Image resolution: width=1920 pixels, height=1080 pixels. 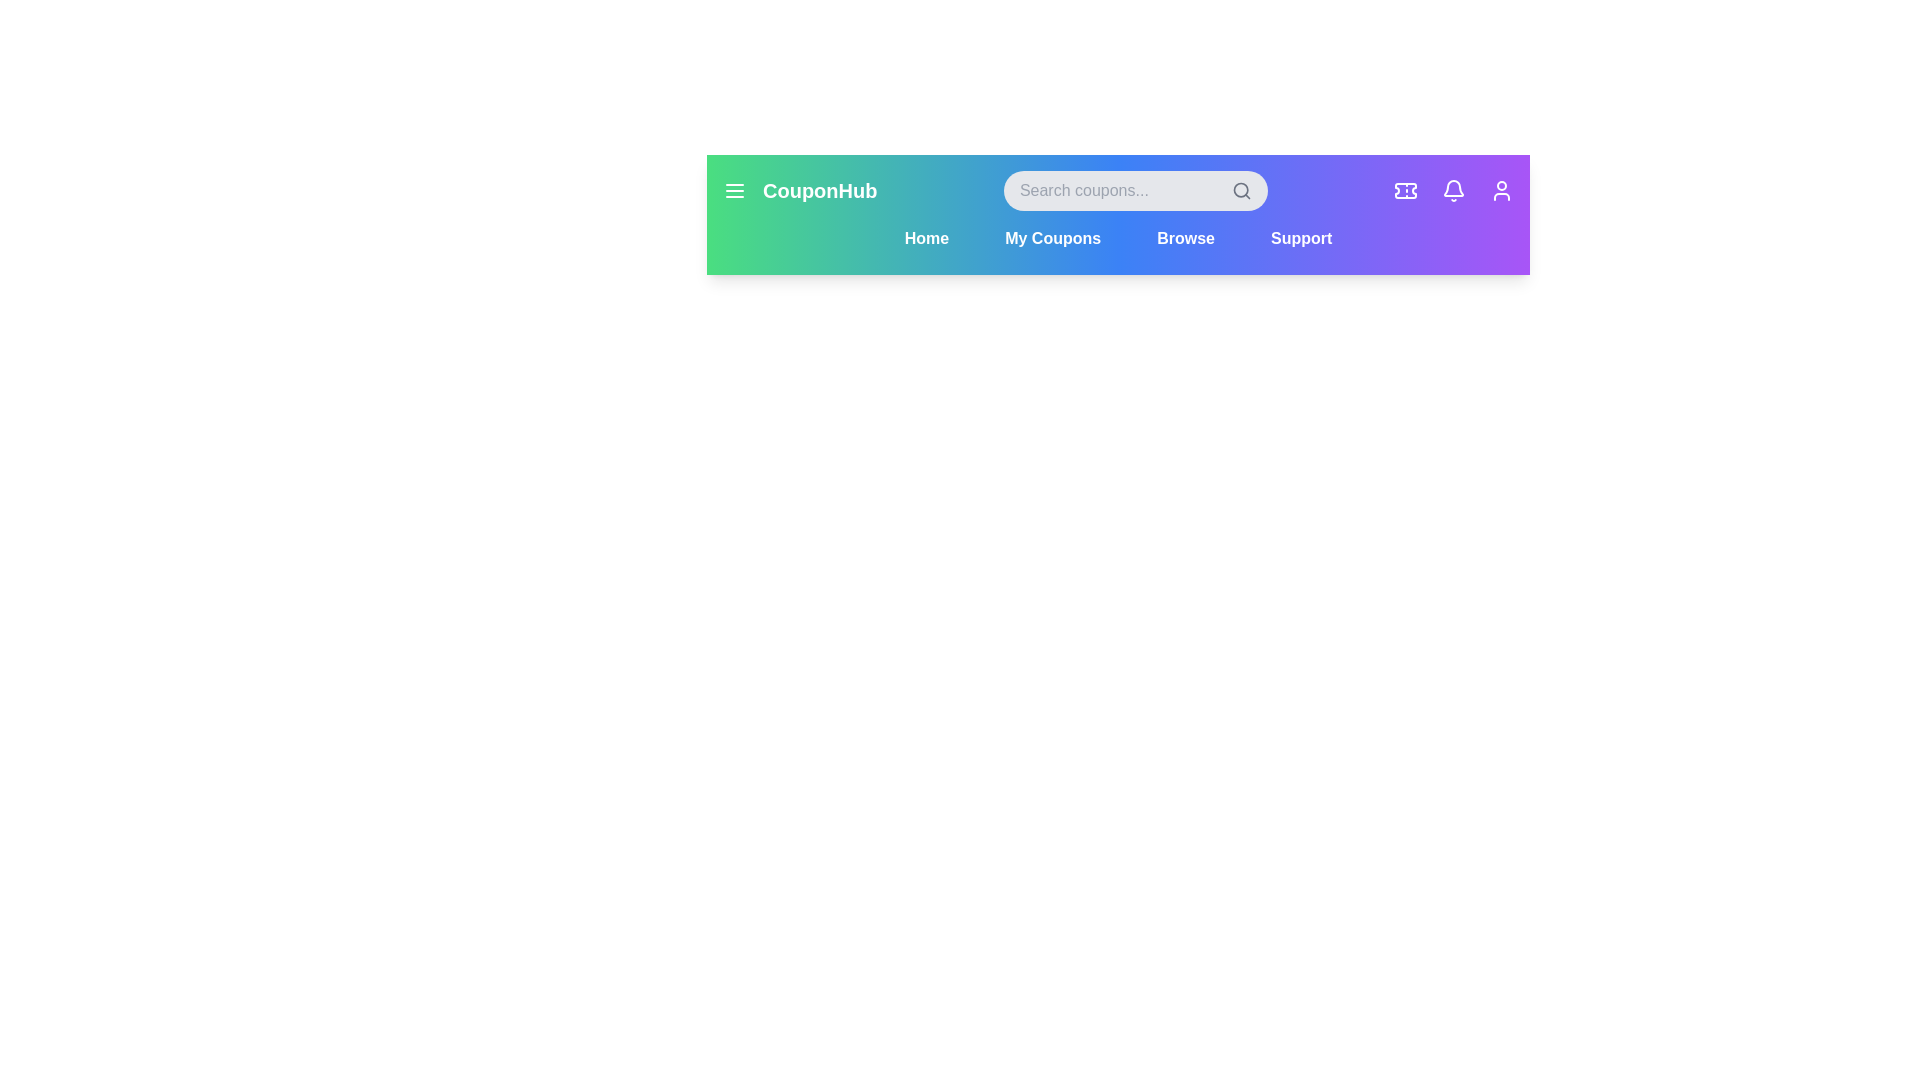 I want to click on the navigation button labeled My Coupons, so click(x=1052, y=238).